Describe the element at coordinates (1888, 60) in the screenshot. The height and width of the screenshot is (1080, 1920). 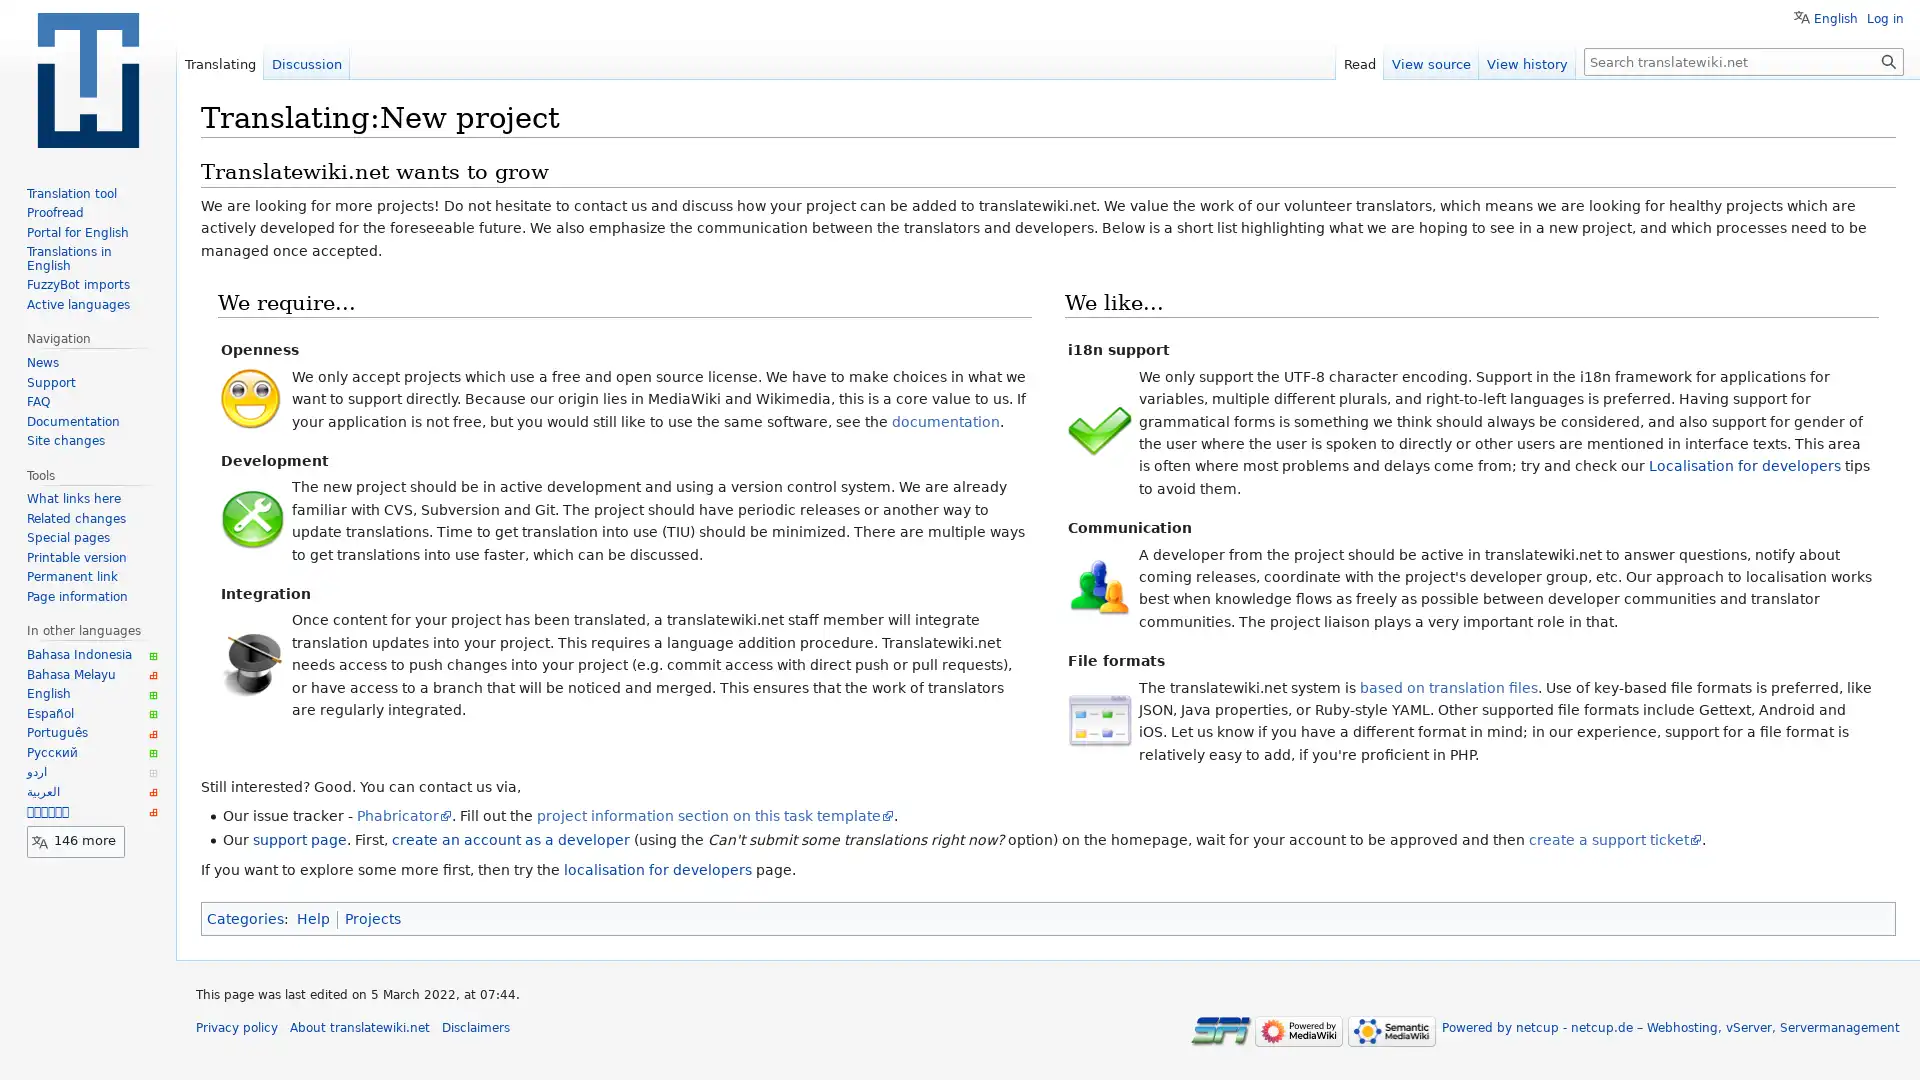
I see `Go` at that location.